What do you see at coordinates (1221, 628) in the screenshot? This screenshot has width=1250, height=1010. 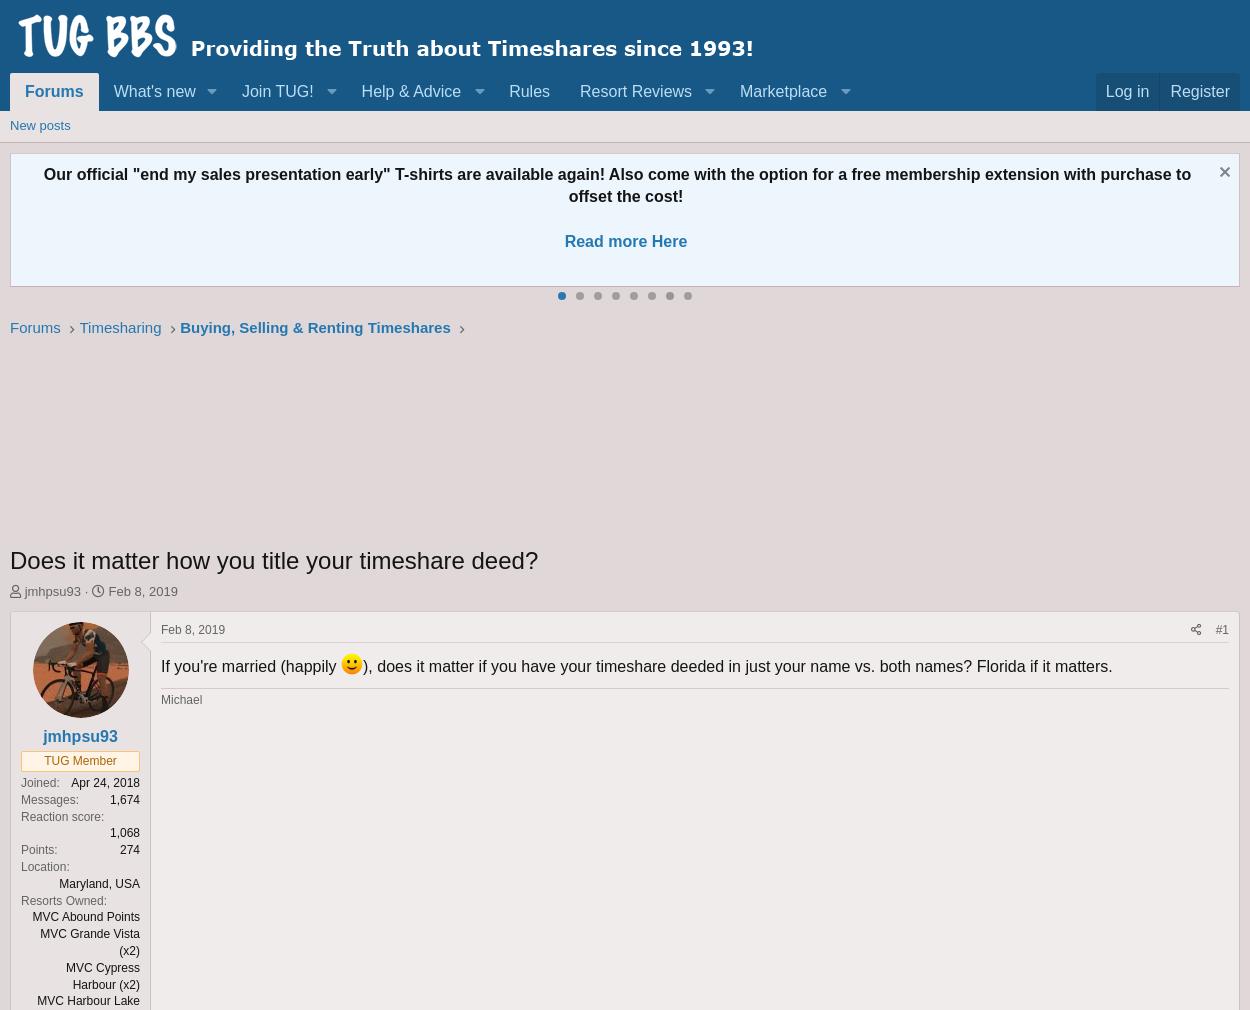 I see `'#1'` at bounding box center [1221, 628].